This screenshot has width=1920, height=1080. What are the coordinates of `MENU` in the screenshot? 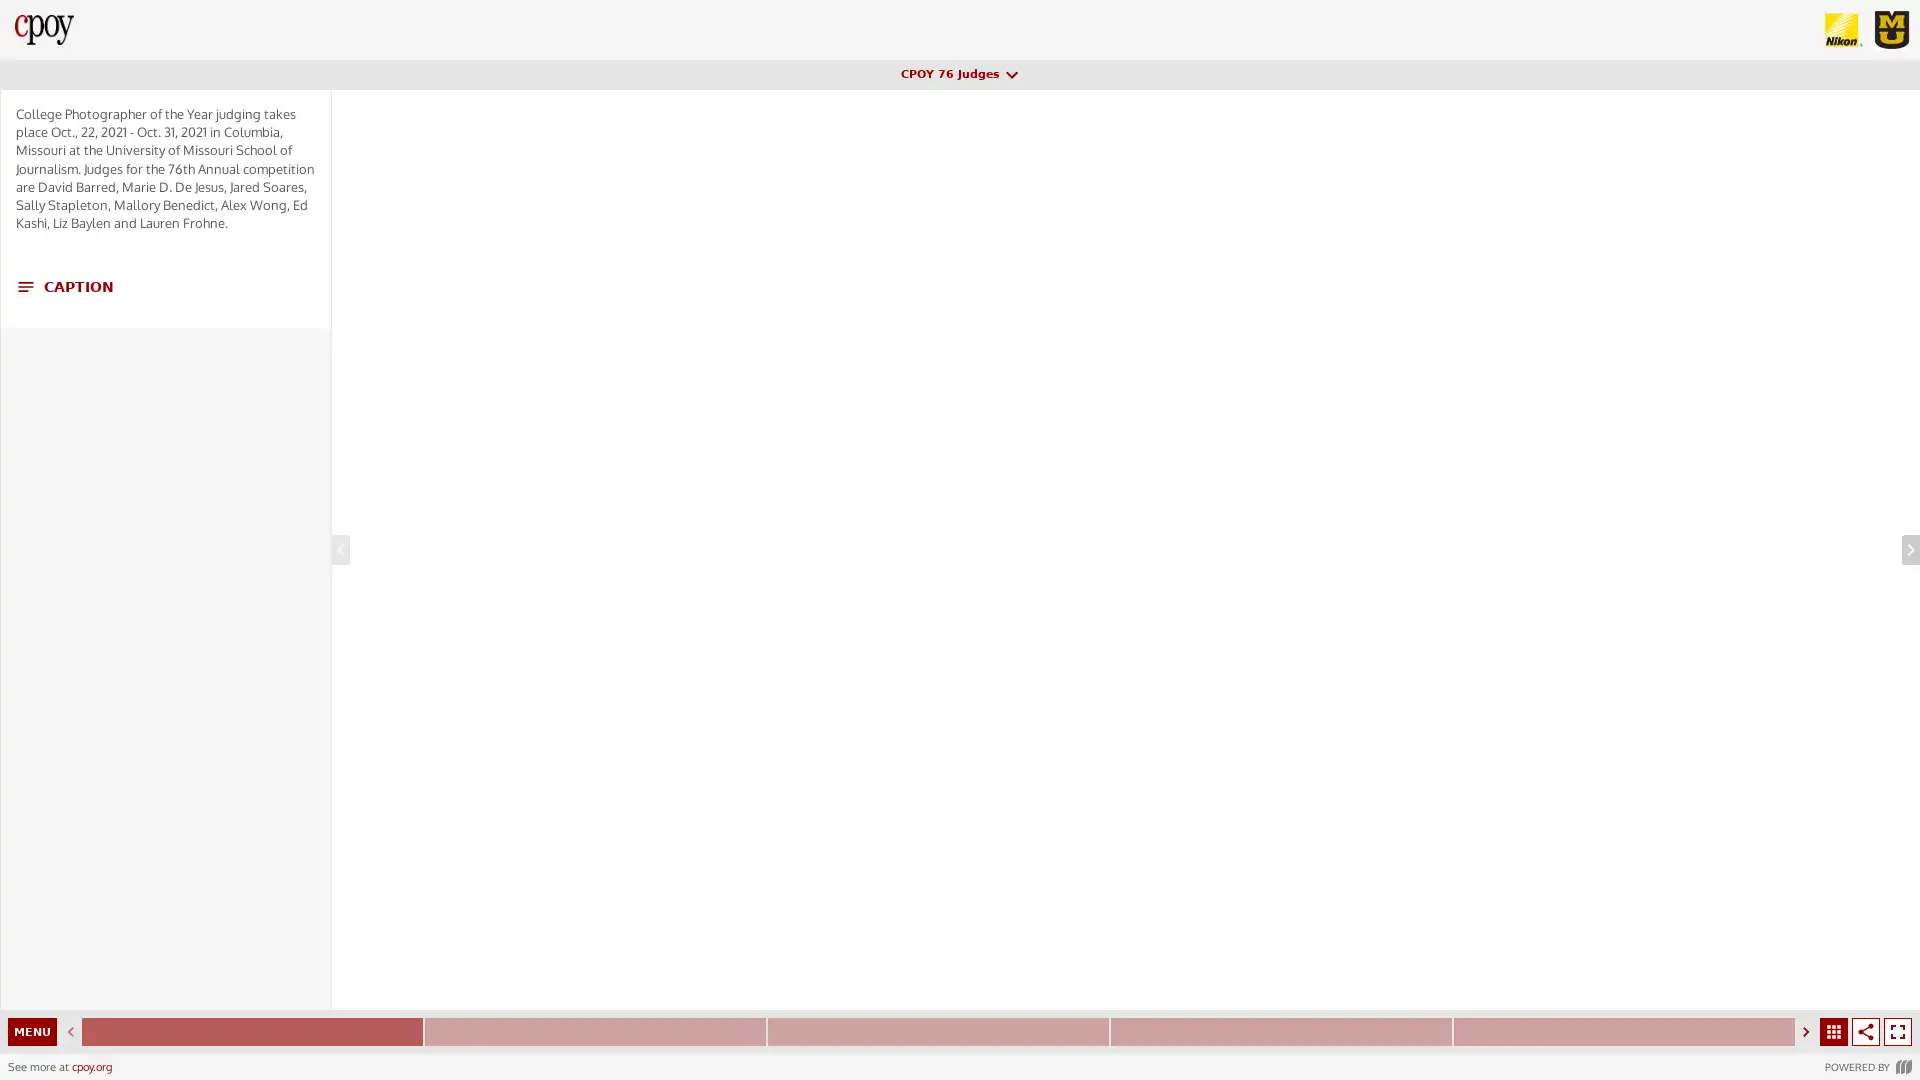 It's located at (34, 1032).